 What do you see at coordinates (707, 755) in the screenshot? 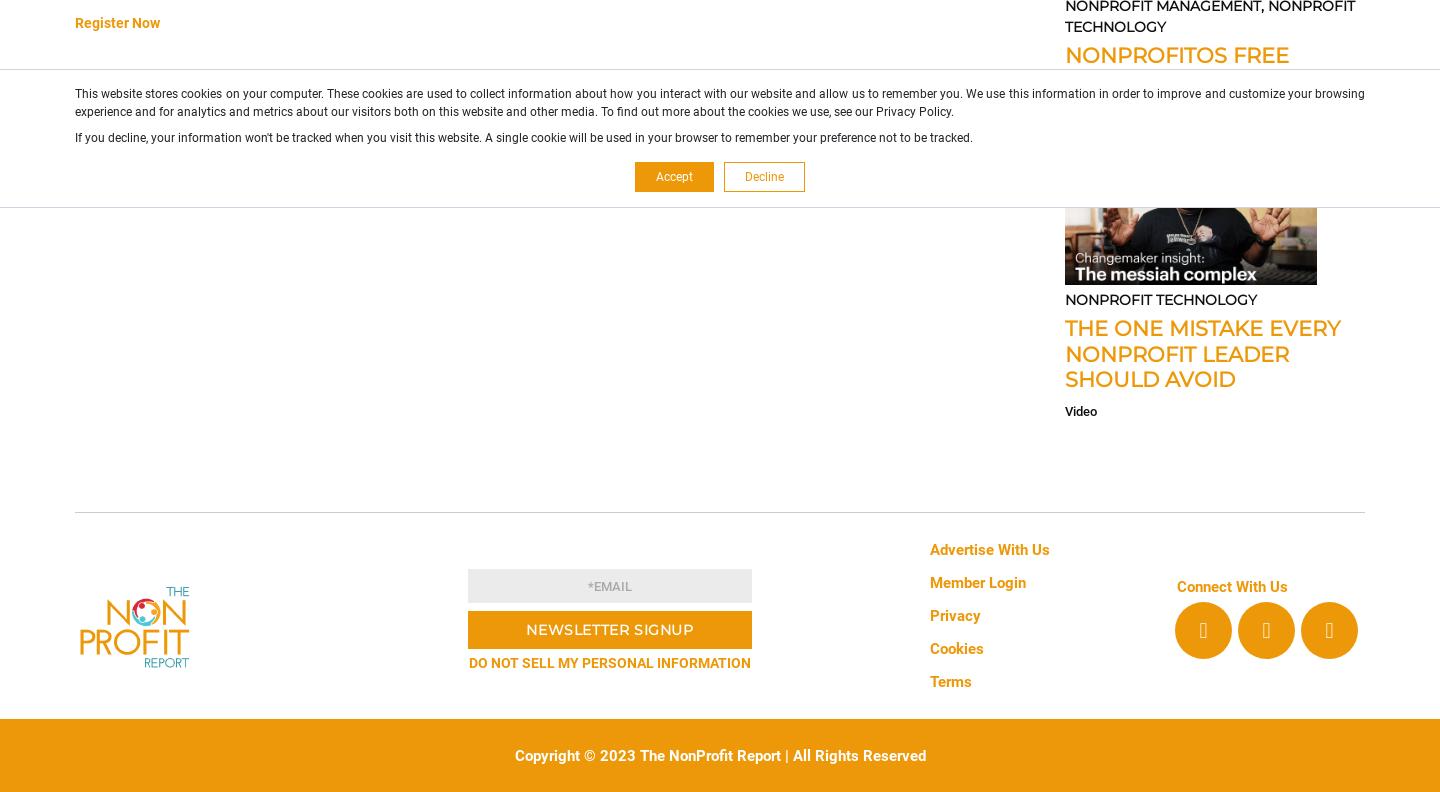
I see `'The NonProfit Report'` at bounding box center [707, 755].